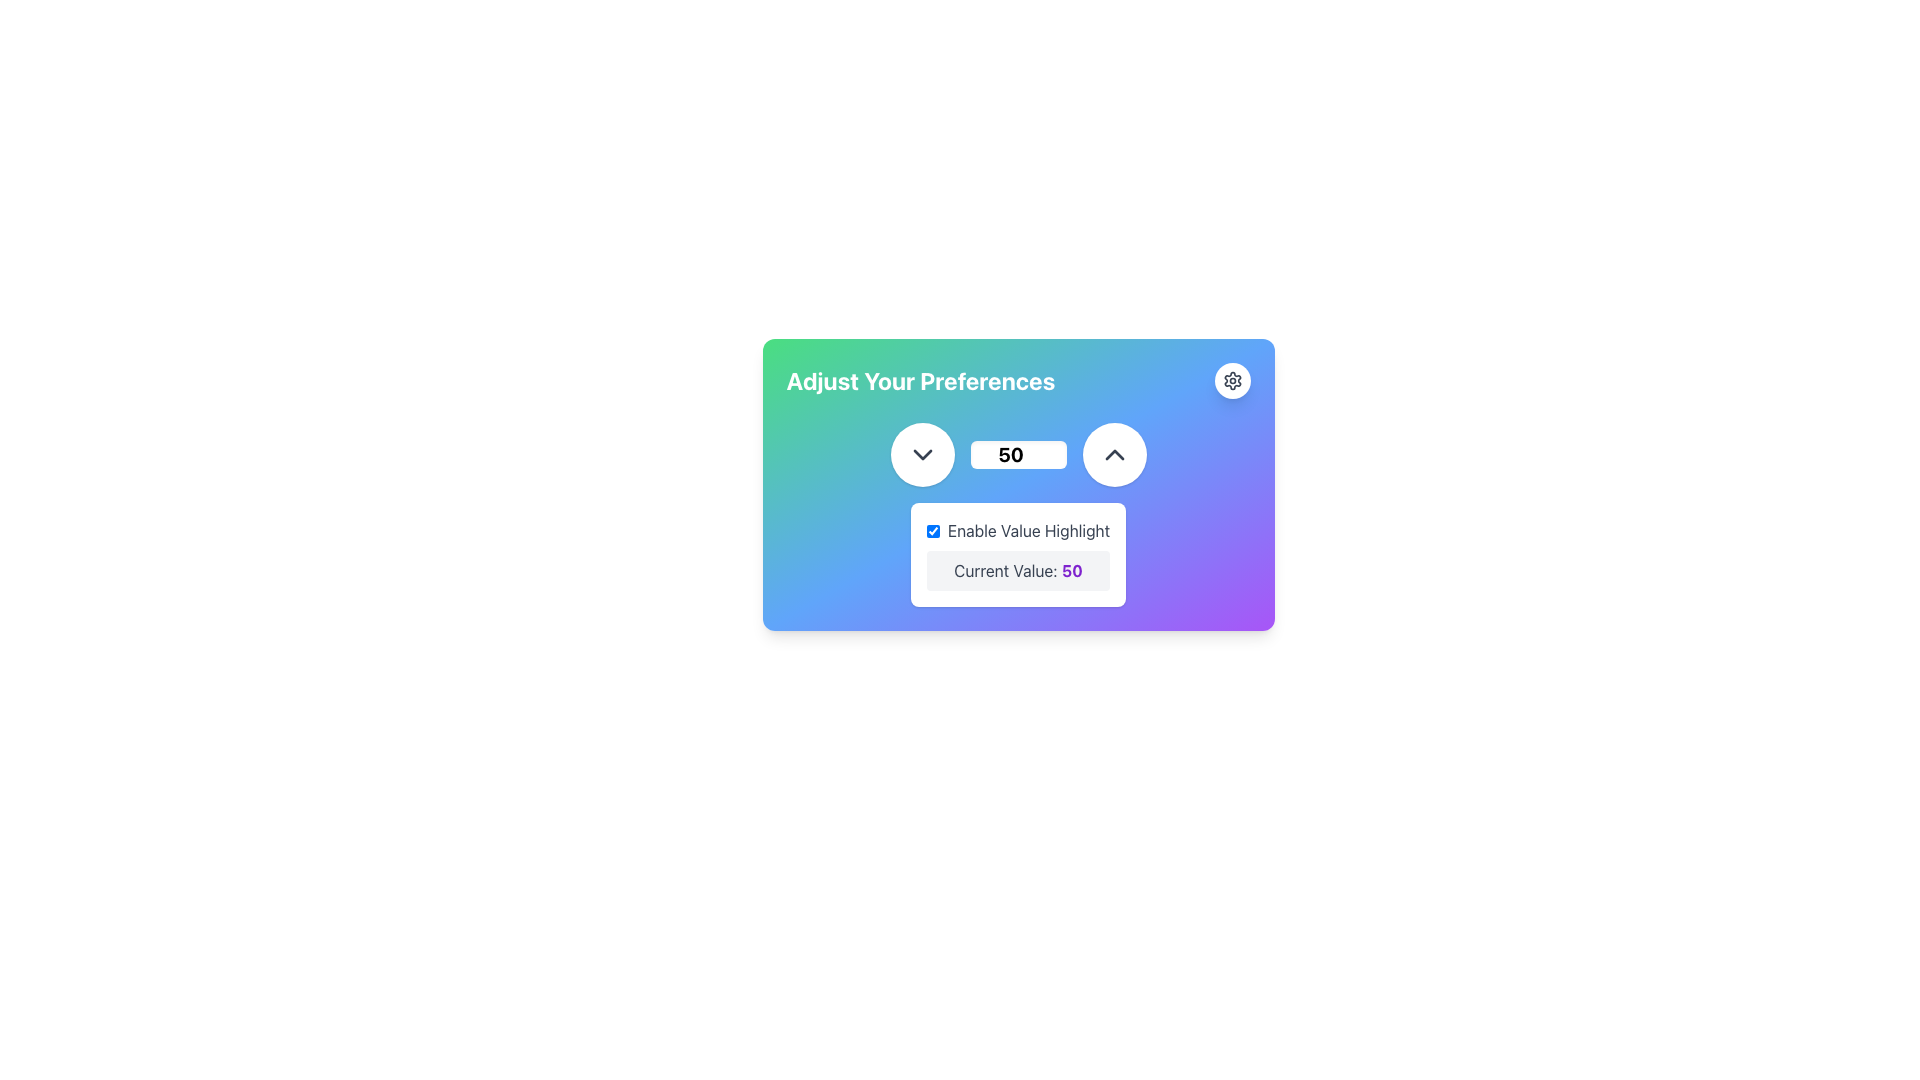 The width and height of the screenshot is (1920, 1080). I want to click on the 'Enable Value Highlight' label next to the checkbox to get an explanation, so click(1018, 530).